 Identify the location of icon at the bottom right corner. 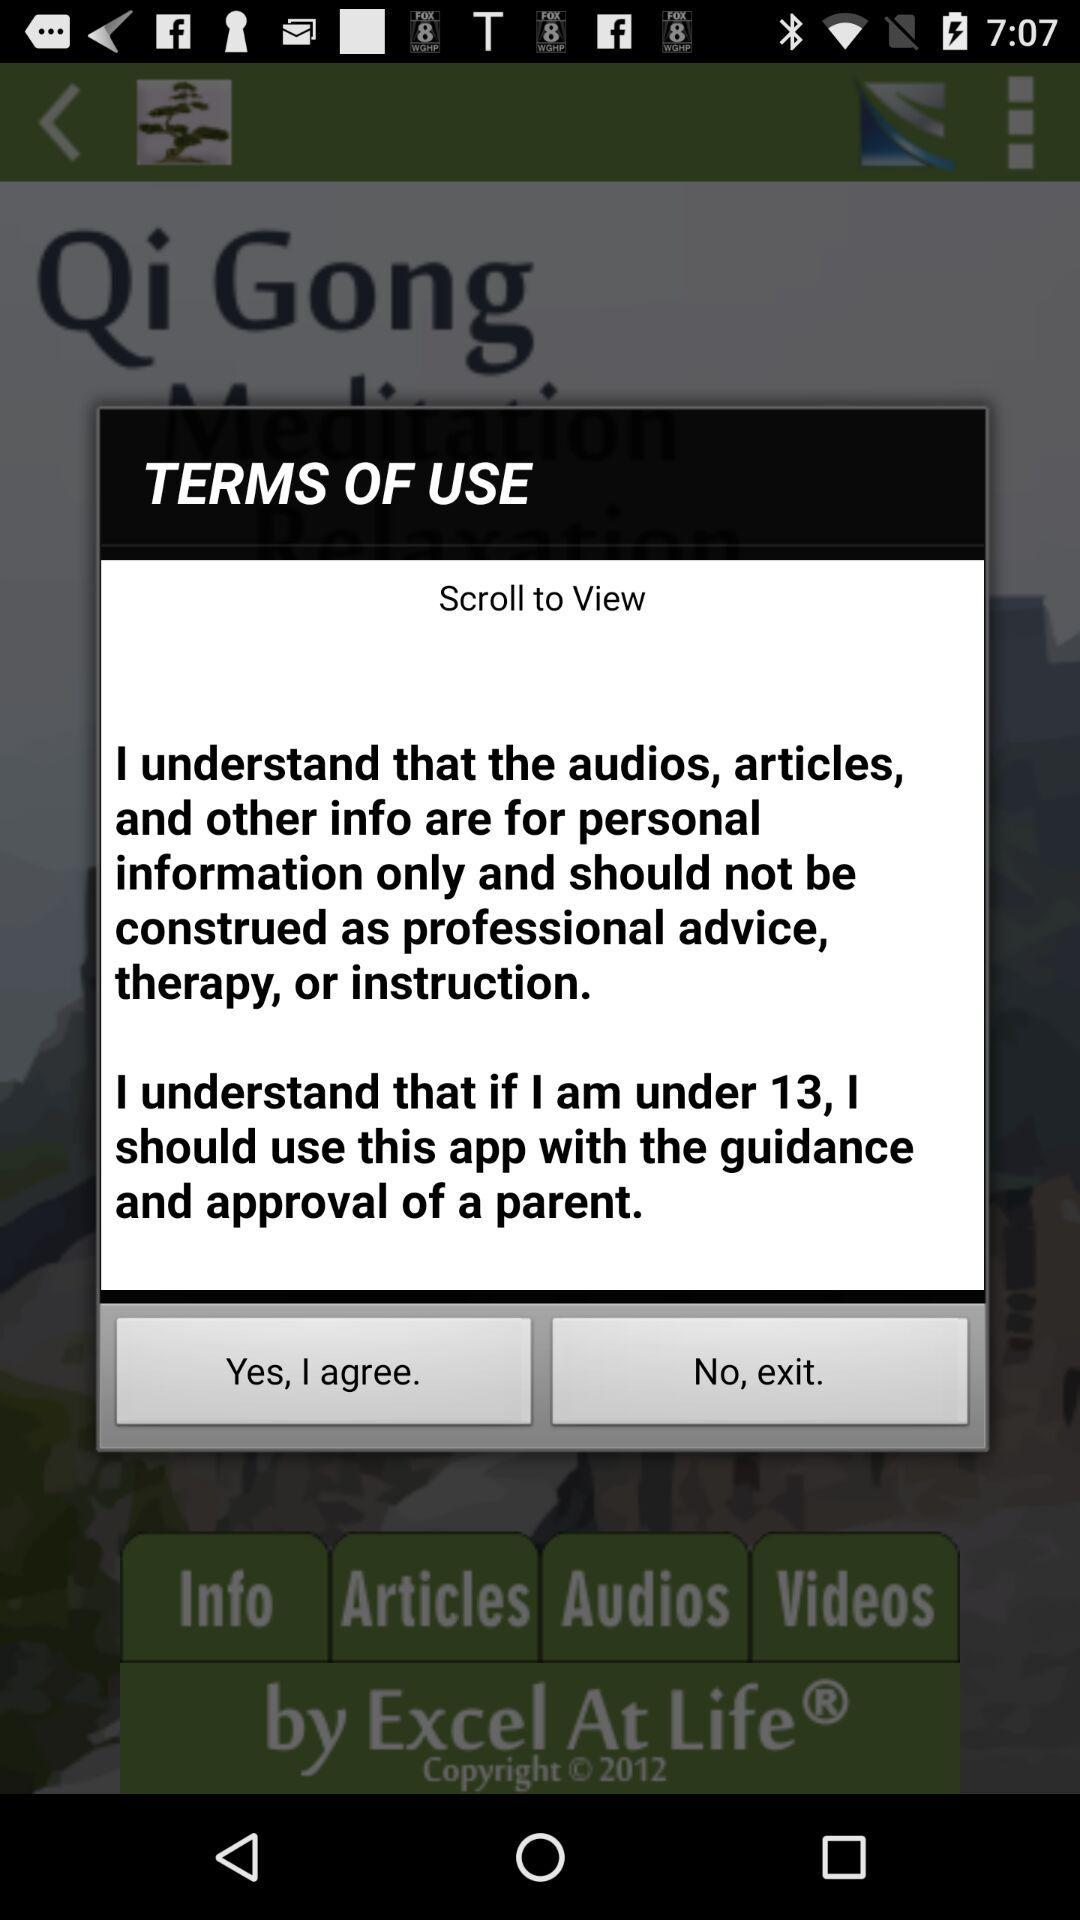
(760, 1376).